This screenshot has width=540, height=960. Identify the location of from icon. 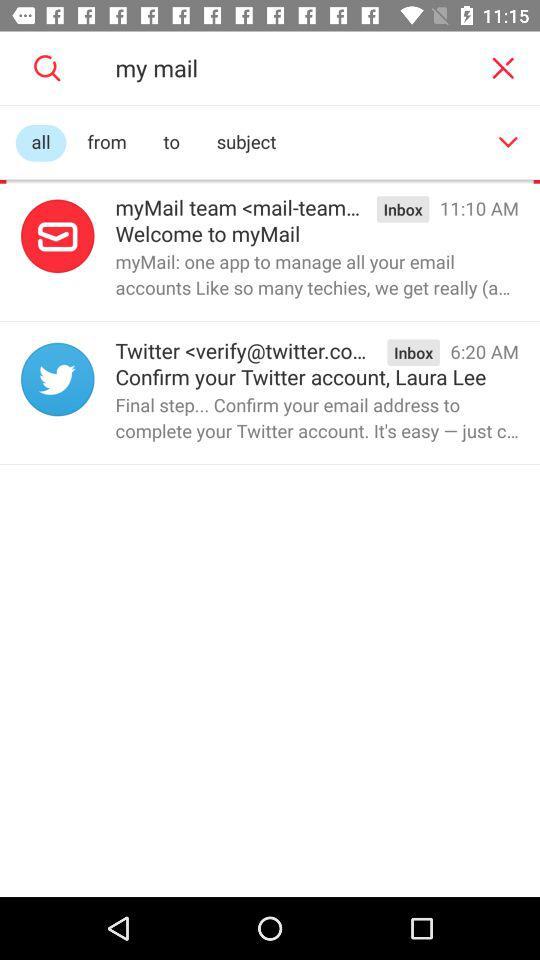
(107, 142).